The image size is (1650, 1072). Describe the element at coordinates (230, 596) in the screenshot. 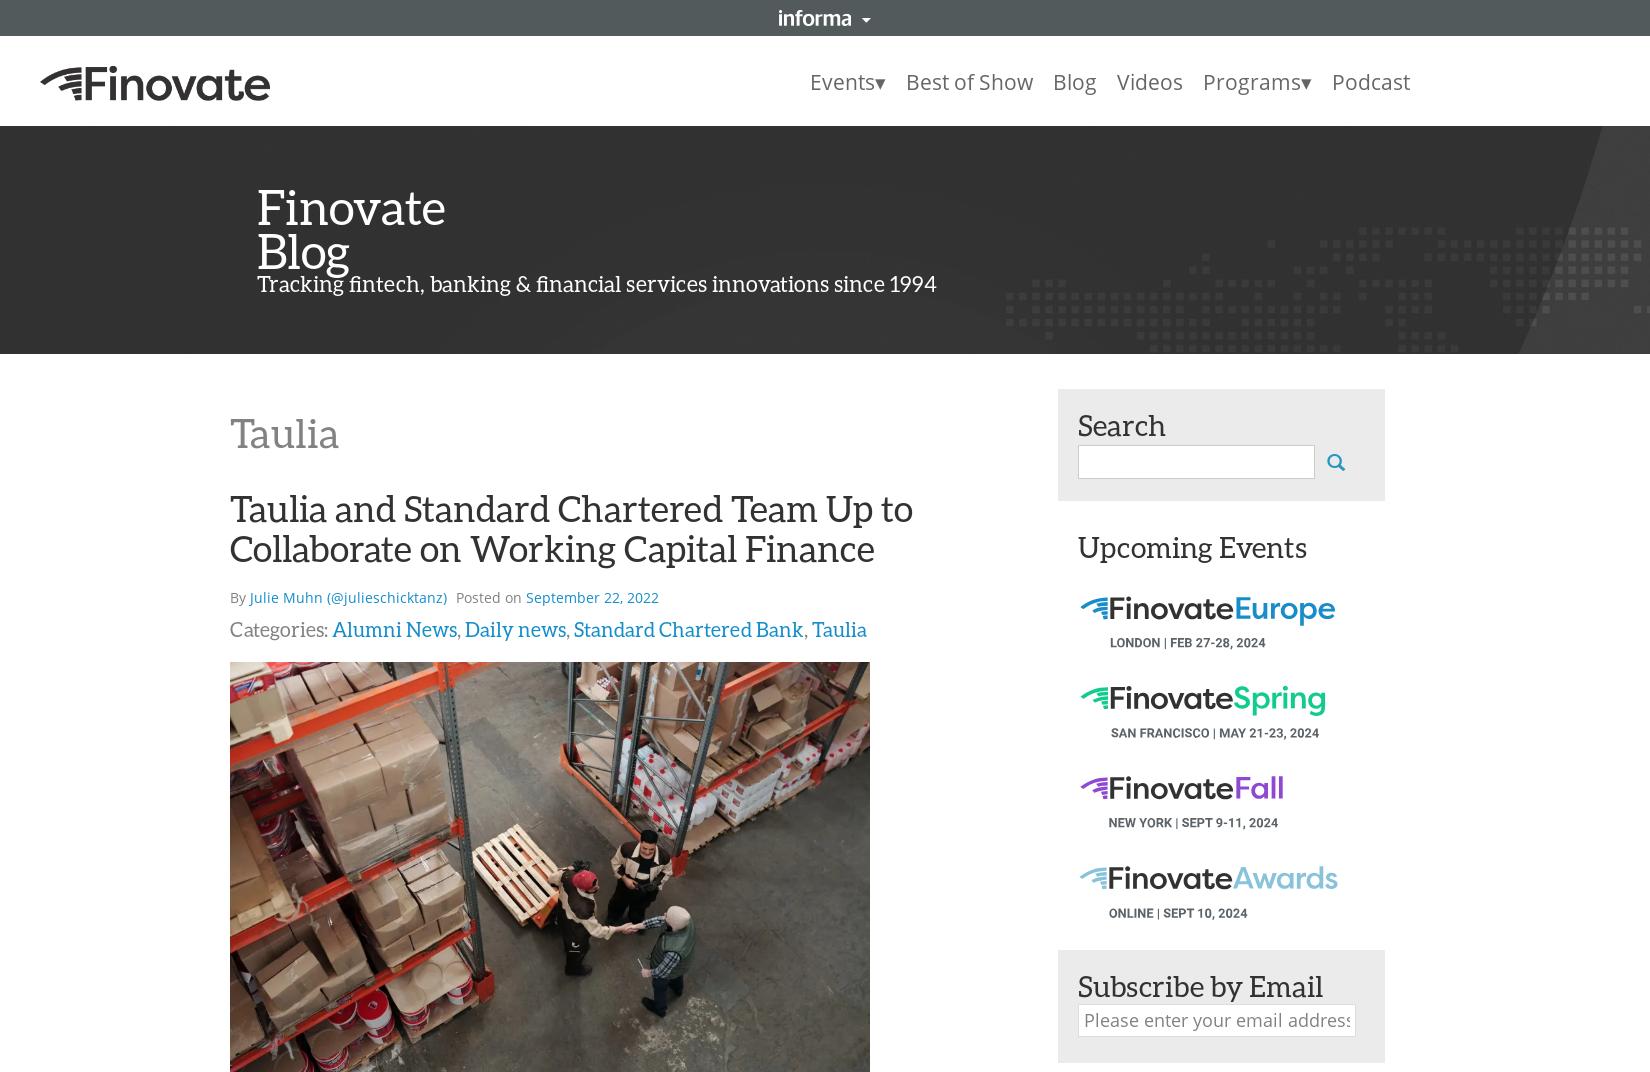

I see `'By'` at that location.